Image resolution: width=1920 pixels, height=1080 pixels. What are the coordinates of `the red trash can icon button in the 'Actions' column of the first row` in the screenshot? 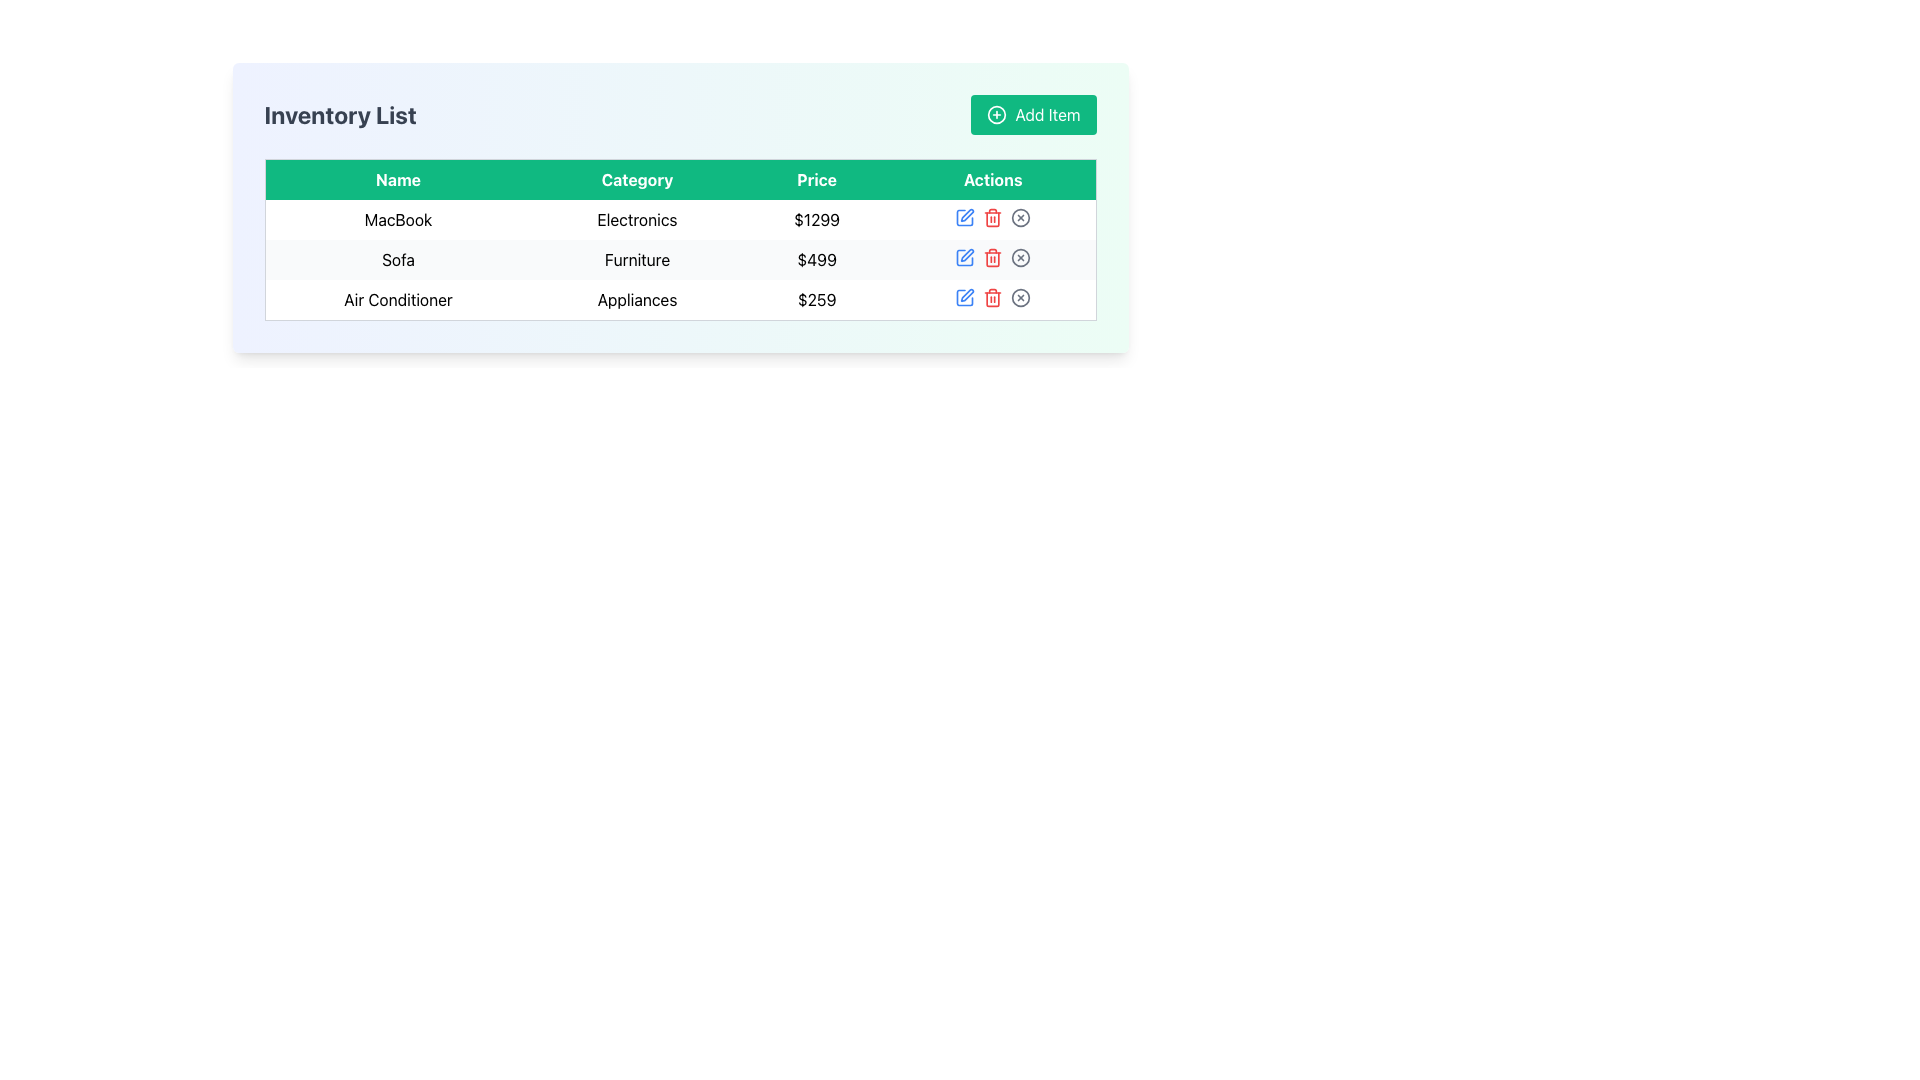 It's located at (993, 218).